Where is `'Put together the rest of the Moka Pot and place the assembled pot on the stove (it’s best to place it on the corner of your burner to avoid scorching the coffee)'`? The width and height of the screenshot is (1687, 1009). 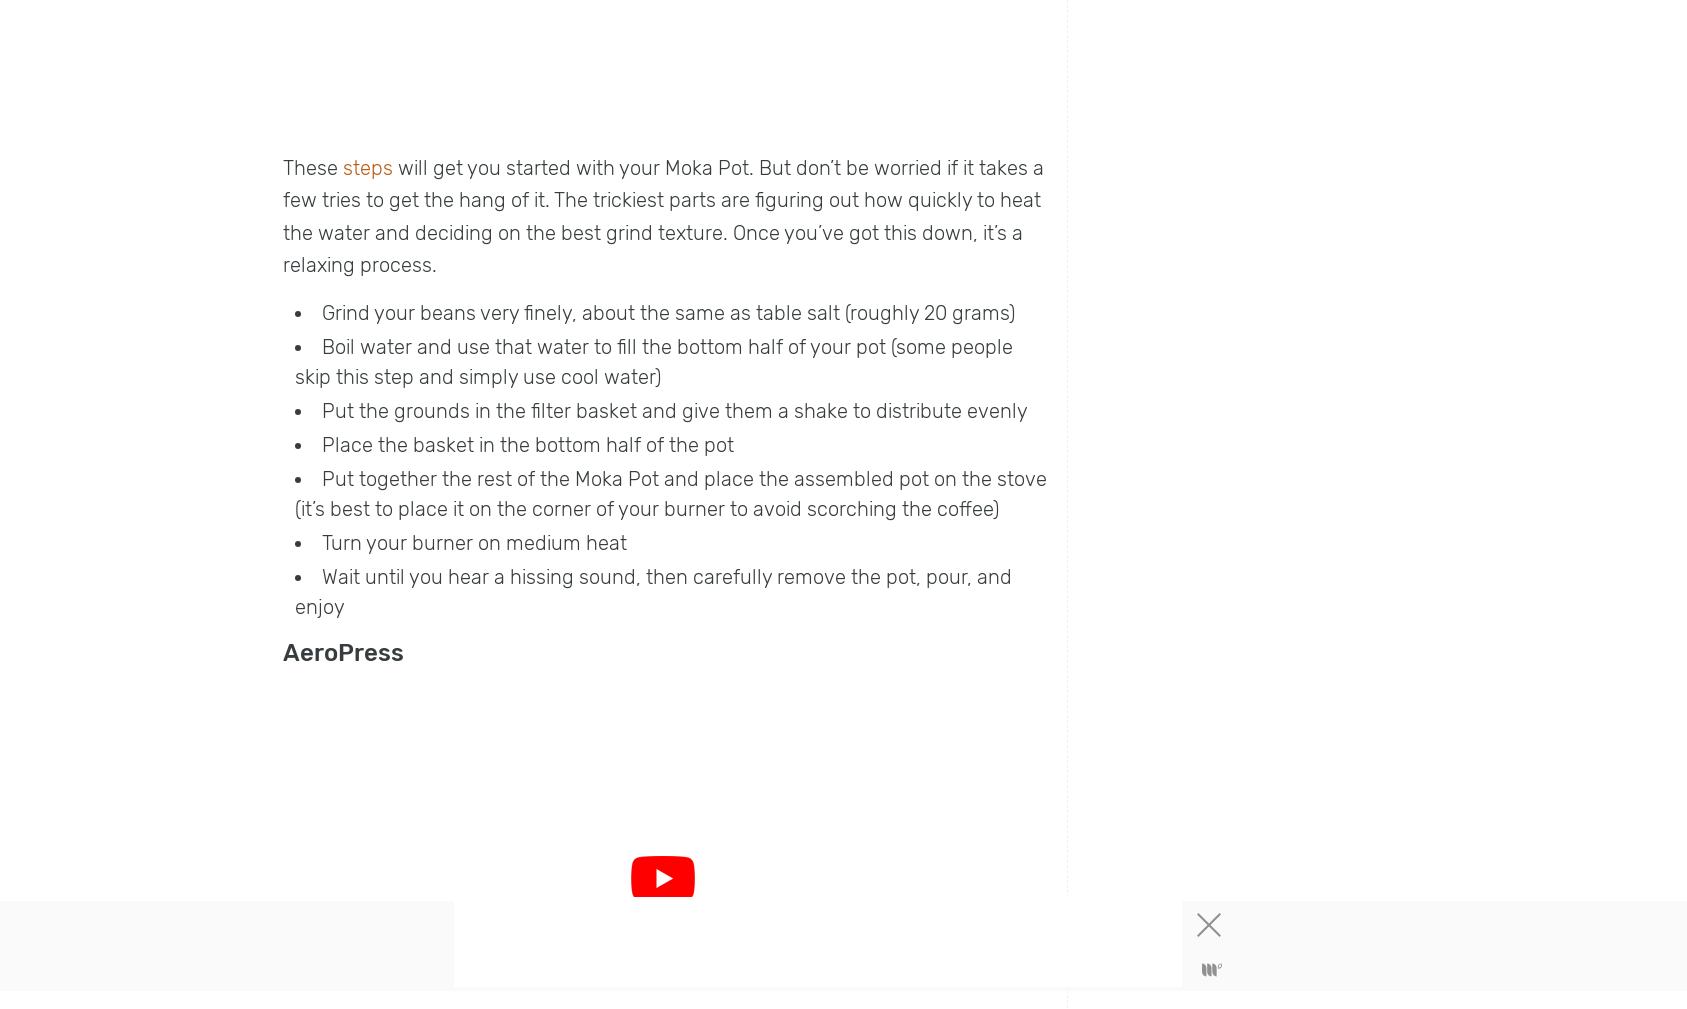 'Put together the rest of the Moka Pot and place the assembled pot on the stove (it’s best to place it on the corner of your burner to avoid scorching the coffee)' is located at coordinates (294, 491).